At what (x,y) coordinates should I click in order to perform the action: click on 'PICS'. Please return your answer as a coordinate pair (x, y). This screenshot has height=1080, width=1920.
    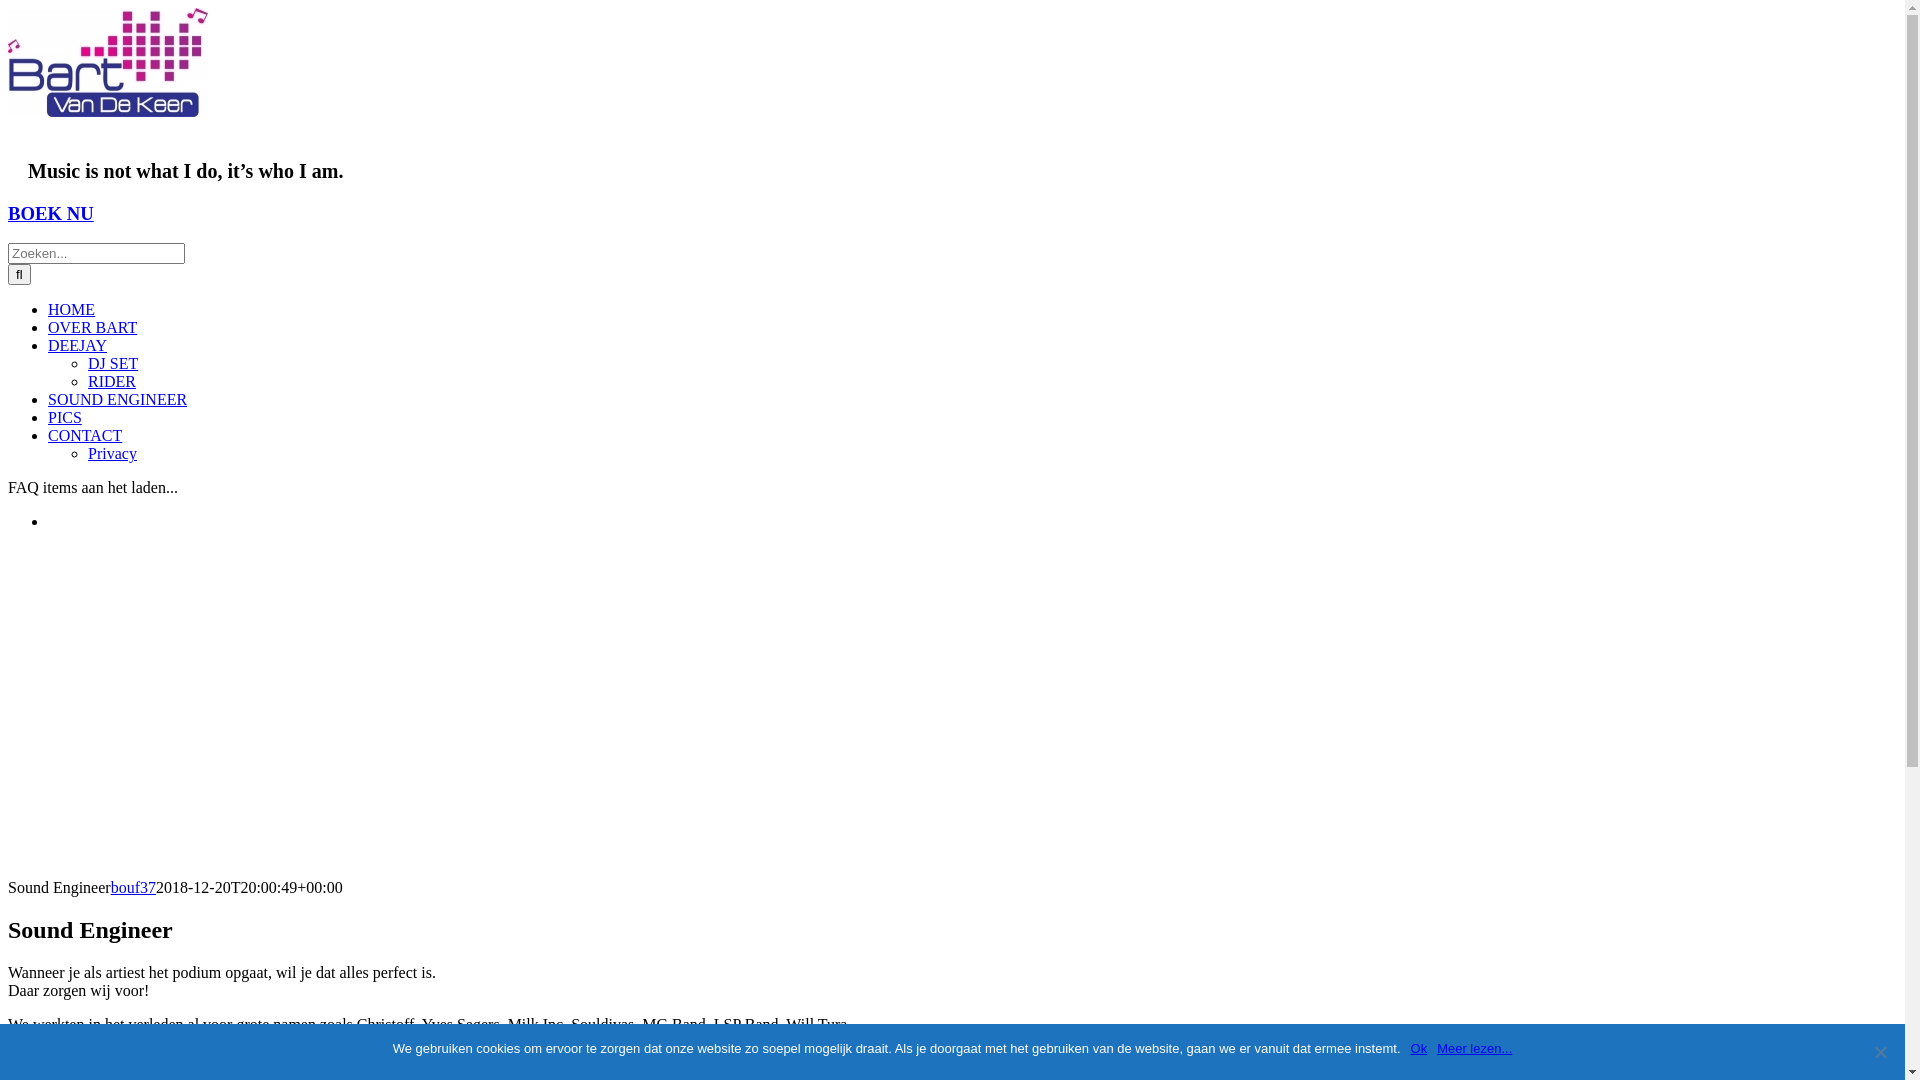
    Looking at the image, I should click on (65, 416).